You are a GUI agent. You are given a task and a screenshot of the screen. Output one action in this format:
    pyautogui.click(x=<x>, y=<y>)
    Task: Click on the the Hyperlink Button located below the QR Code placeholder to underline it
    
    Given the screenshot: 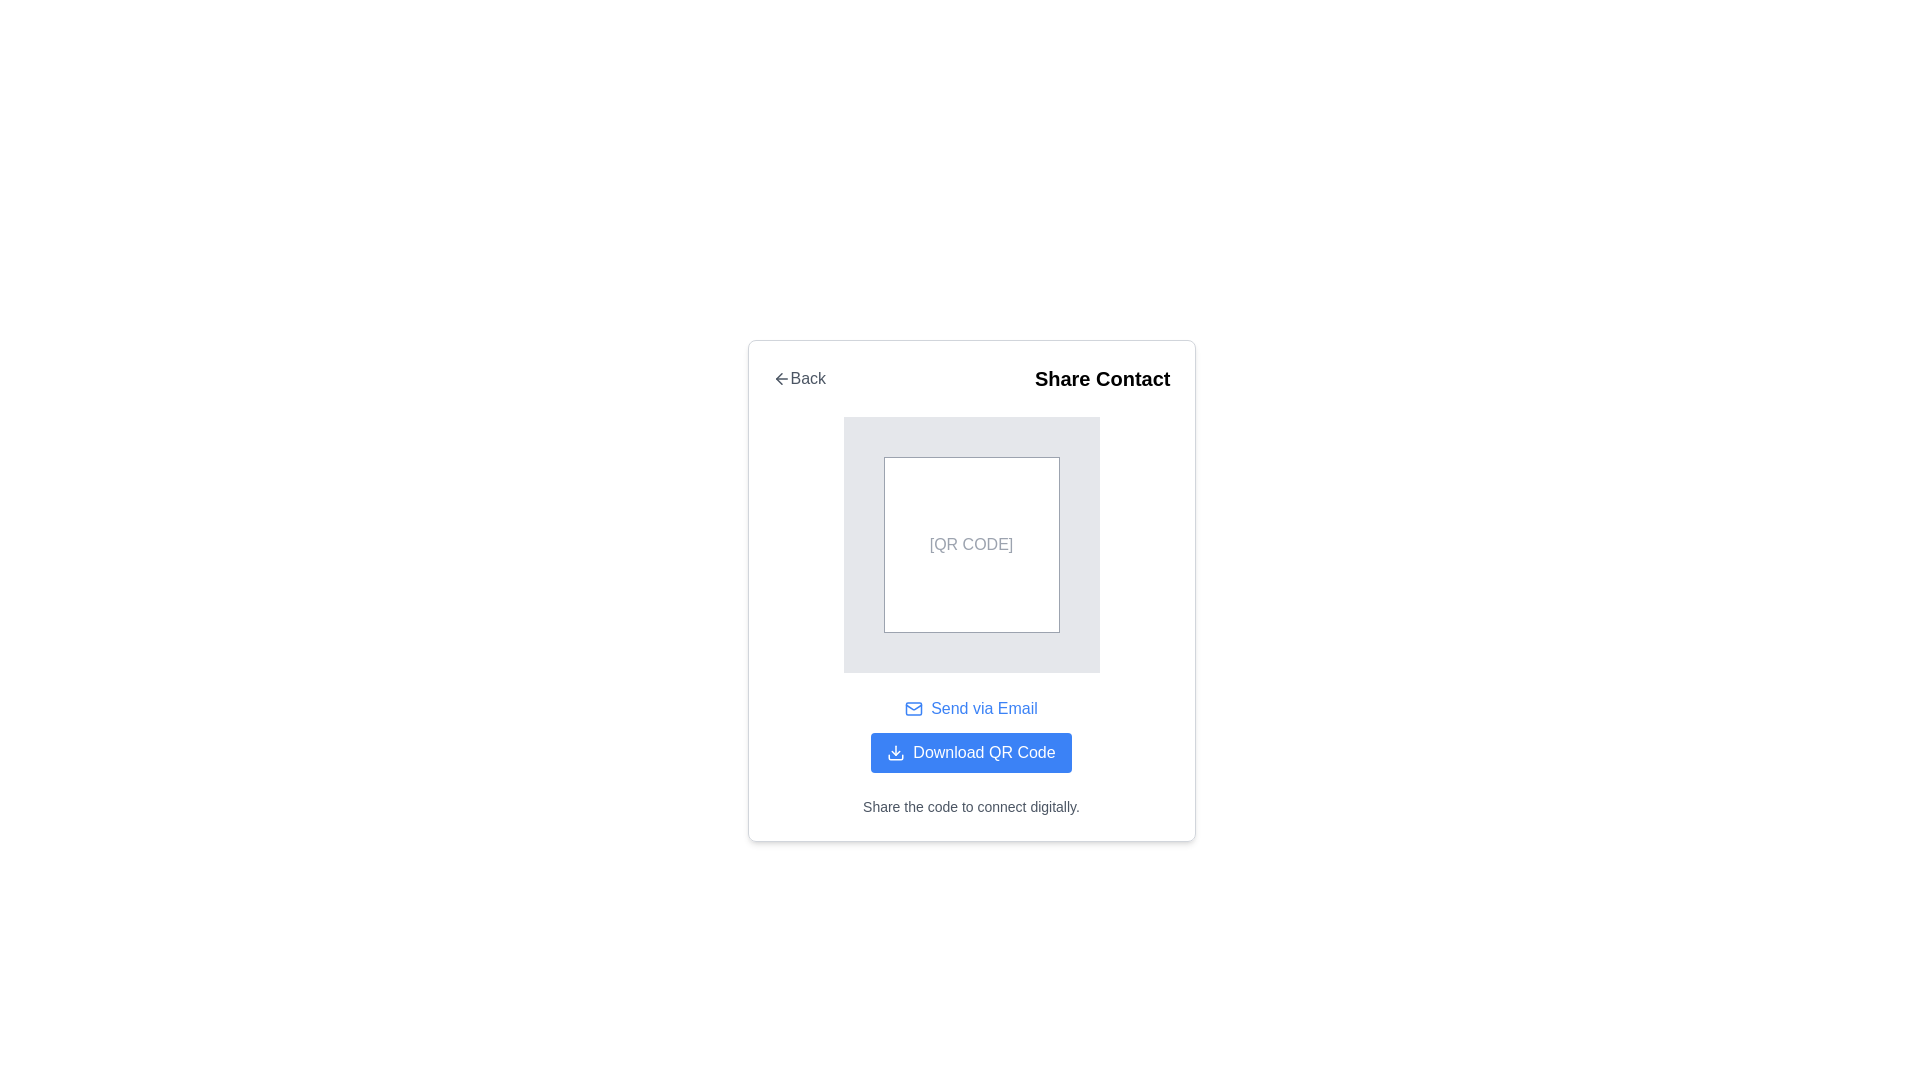 What is the action you would take?
    pyautogui.click(x=971, y=708)
    